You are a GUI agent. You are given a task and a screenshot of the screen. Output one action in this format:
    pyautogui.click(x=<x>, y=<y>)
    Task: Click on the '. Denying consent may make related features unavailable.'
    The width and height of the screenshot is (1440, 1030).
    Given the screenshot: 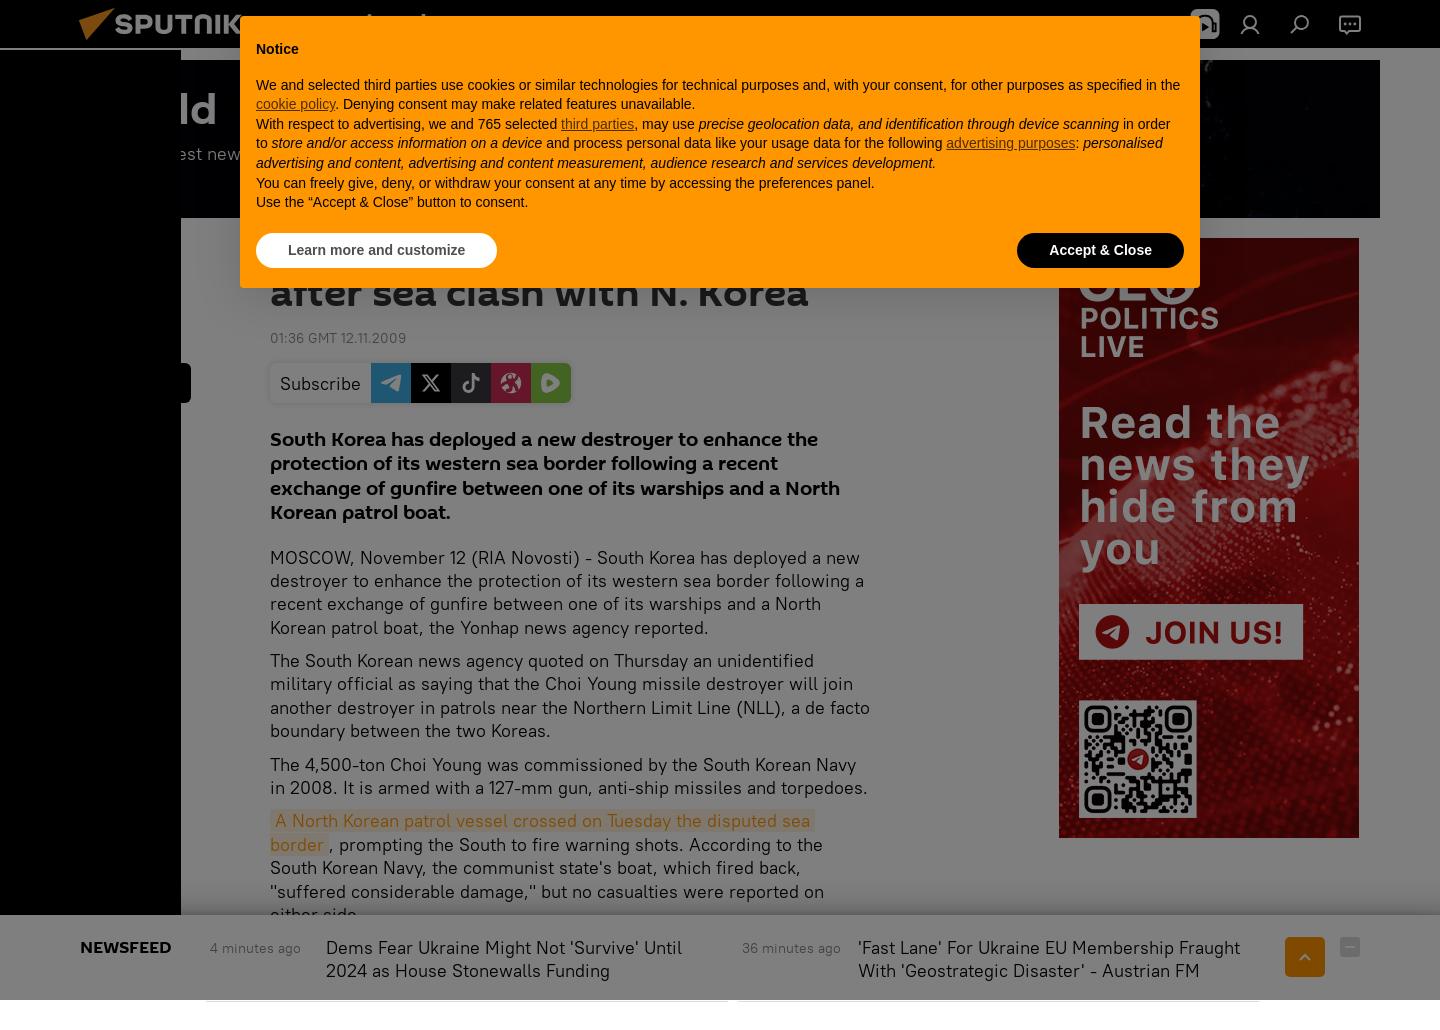 What is the action you would take?
    pyautogui.click(x=513, y=103)
    